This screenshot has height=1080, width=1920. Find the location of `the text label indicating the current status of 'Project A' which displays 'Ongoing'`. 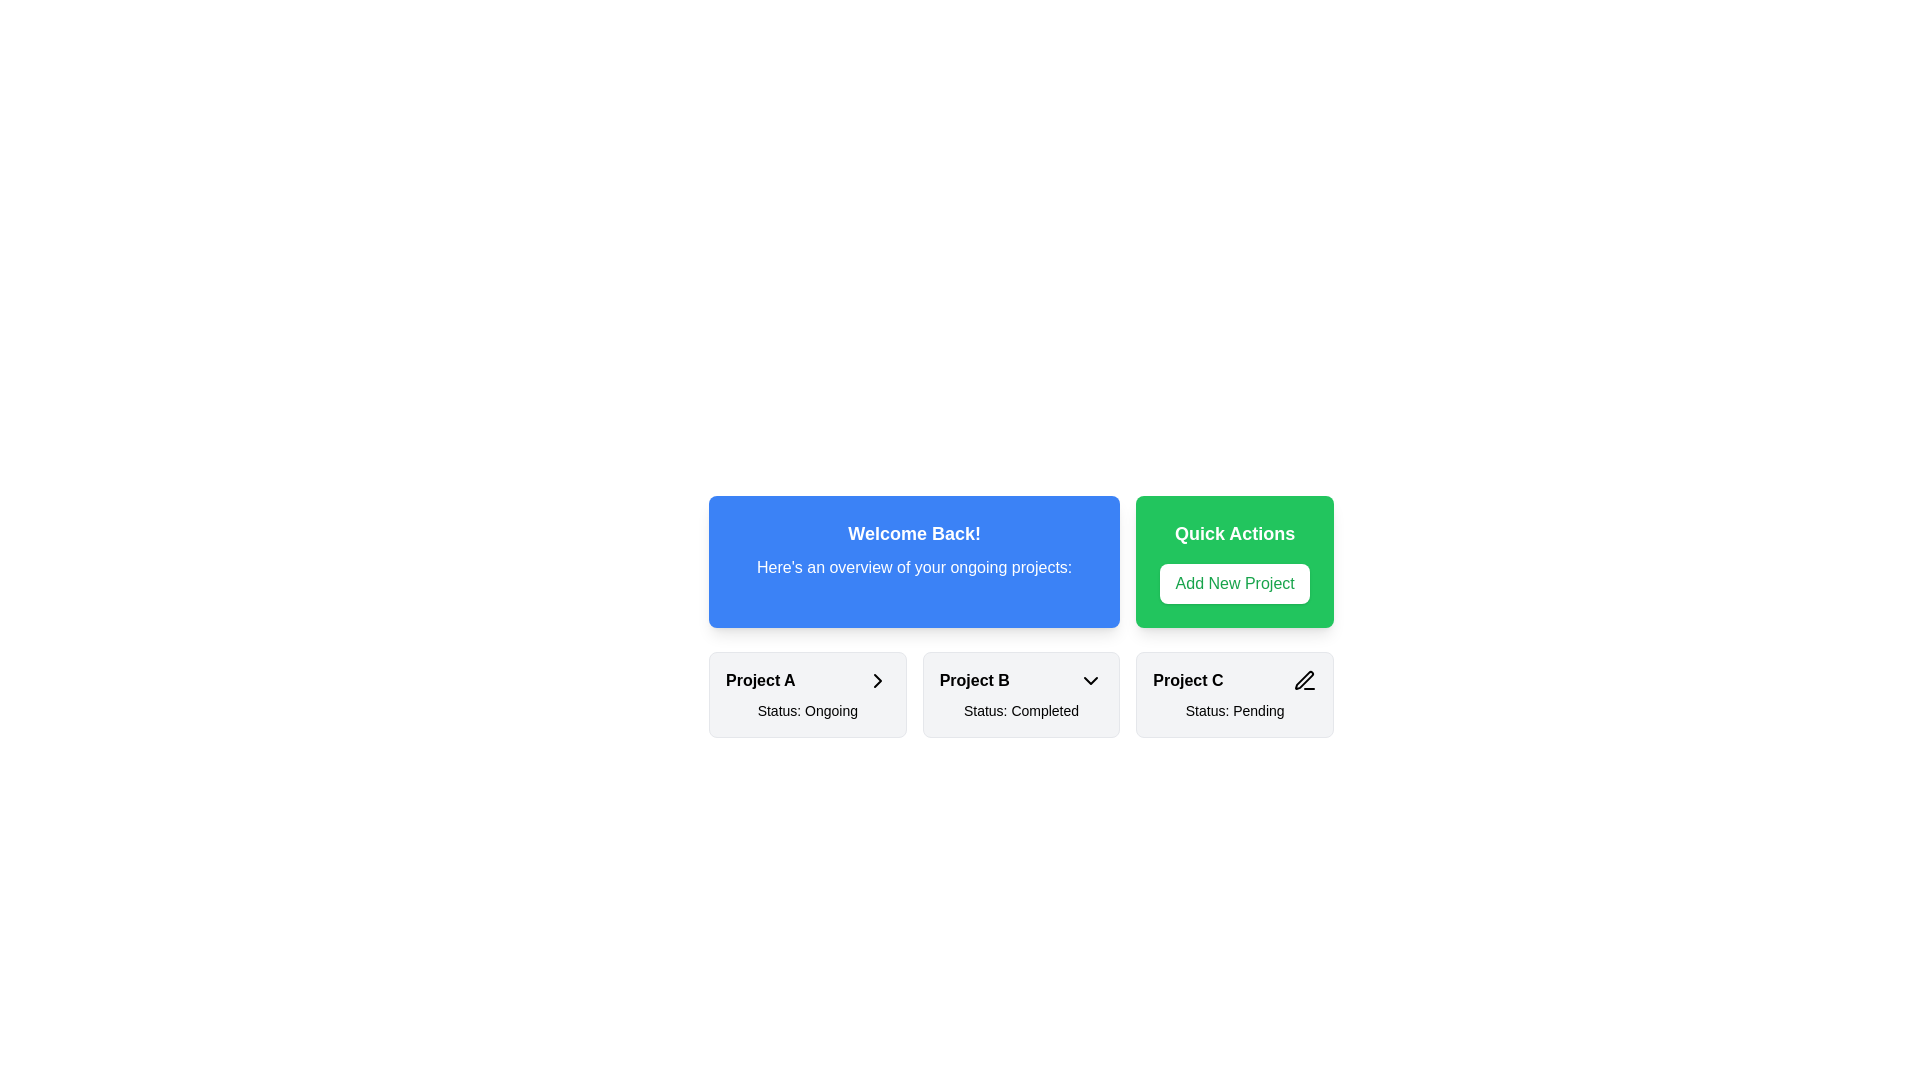

the text label indicating the current status of 'Project A' which displays 'Ongoing' is located at coordinates (807, 709).